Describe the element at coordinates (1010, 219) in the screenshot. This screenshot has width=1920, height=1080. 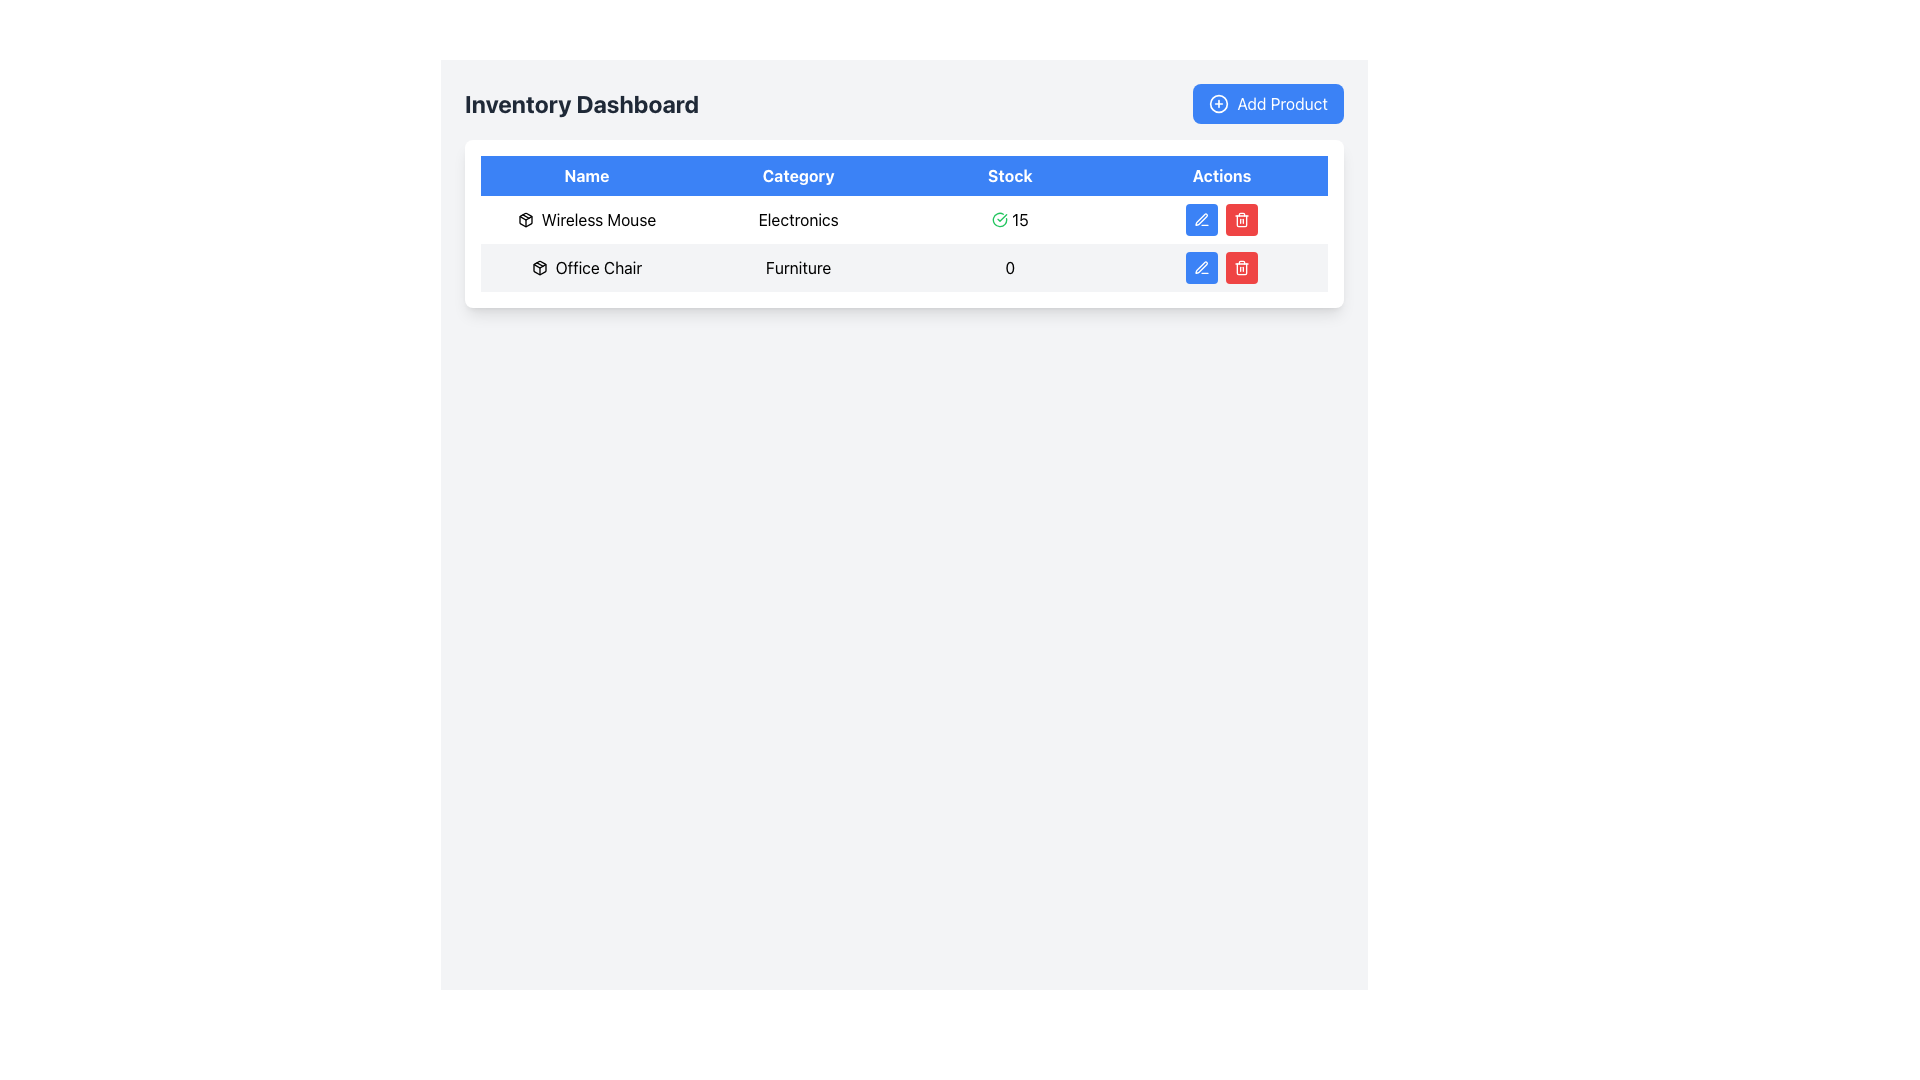
I see `the green checkmark icon of the stock indicator for the product 'Wireless Mouse' to perform related actions` at that location.